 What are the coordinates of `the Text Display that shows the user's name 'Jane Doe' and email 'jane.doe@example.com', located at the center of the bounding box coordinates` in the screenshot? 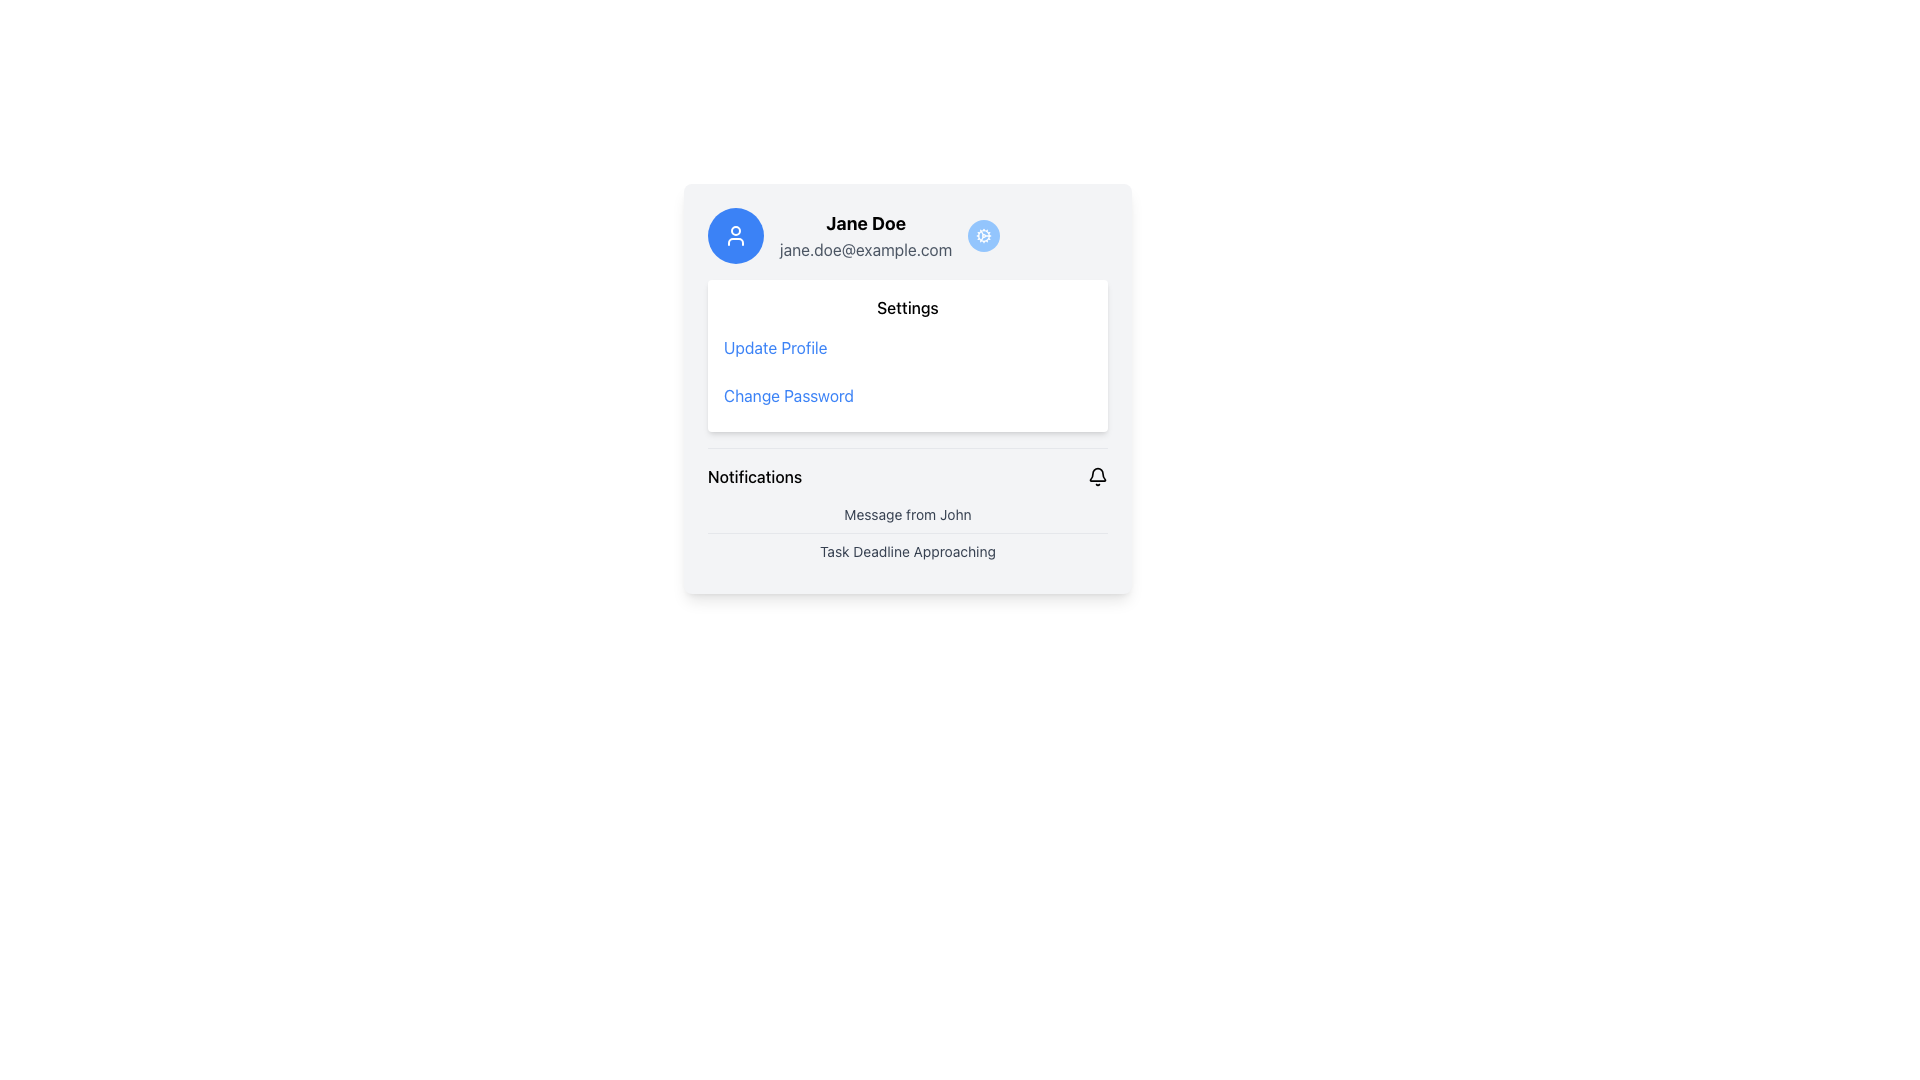 It's located at (906, 234).